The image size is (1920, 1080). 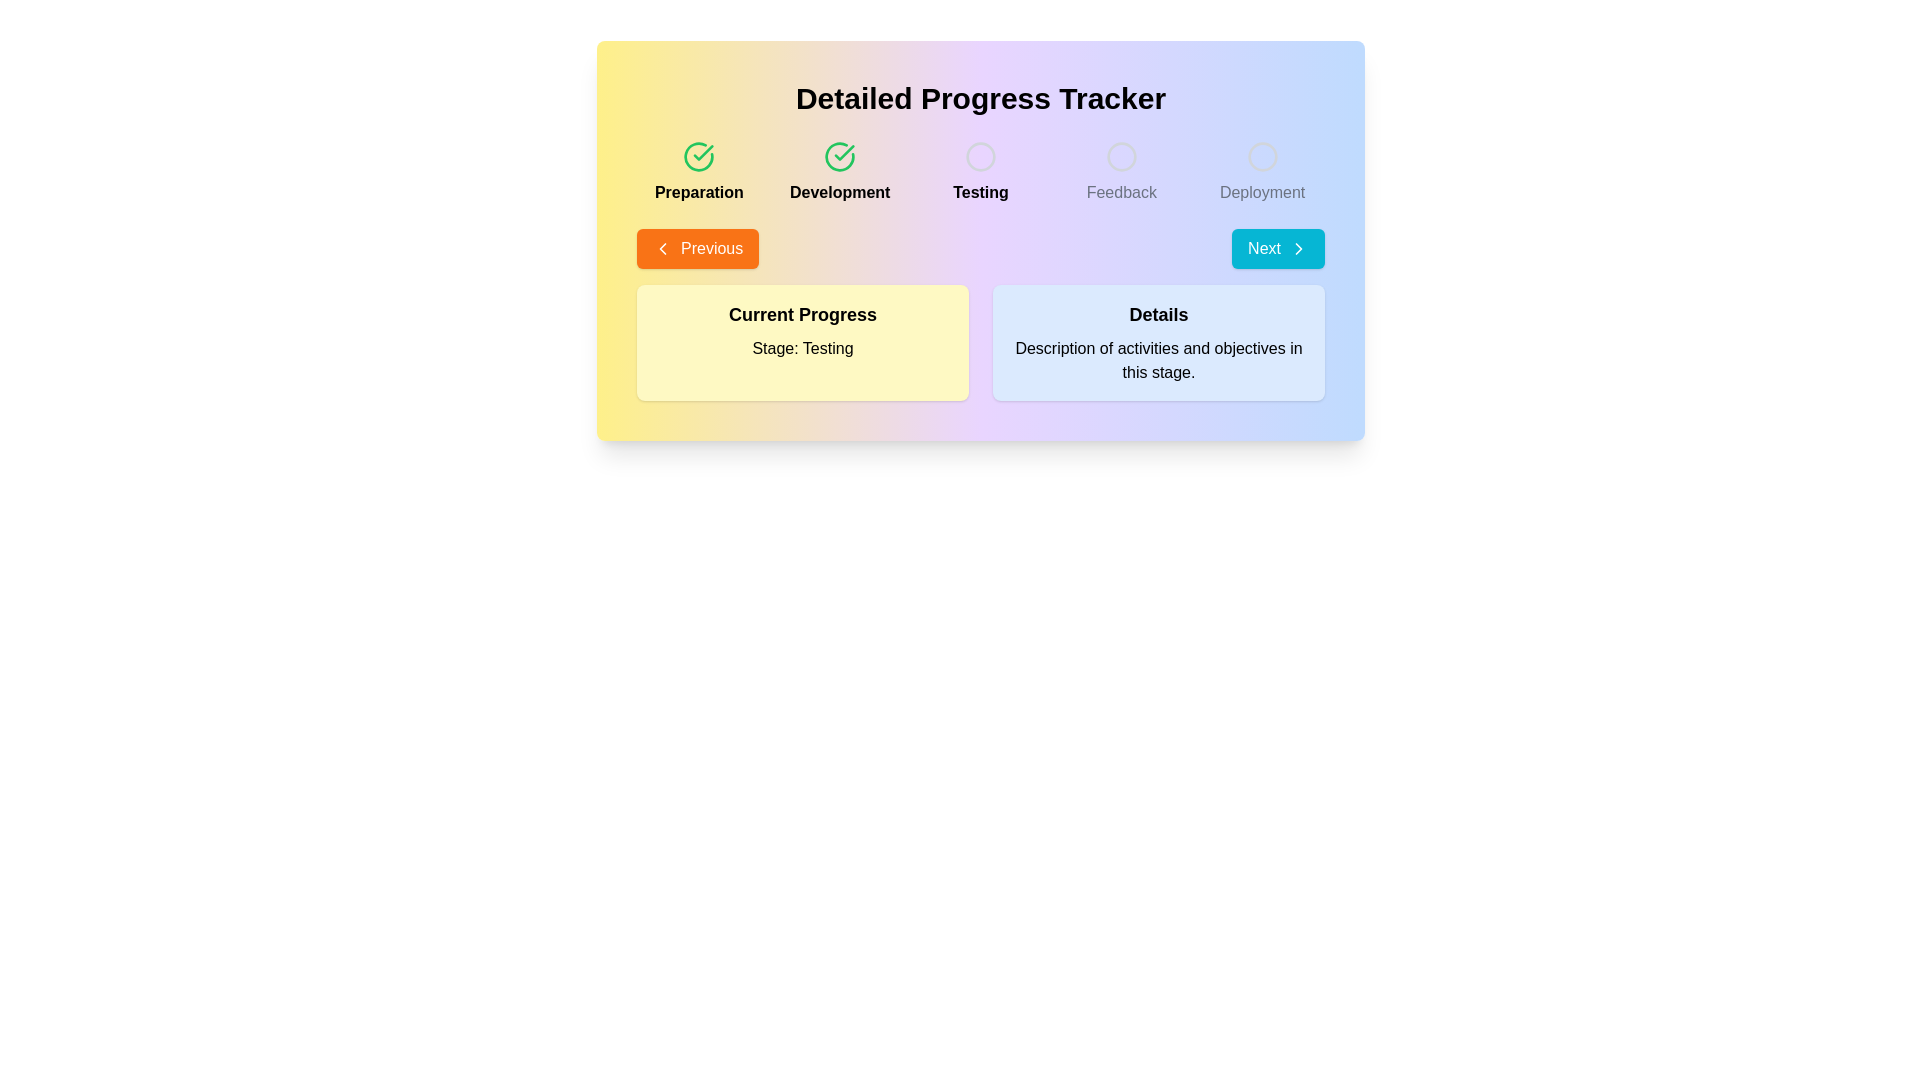 What do you see at coordinates (1261, 192) in the screenshot?
I see `the 'Deployment' text label, which is the third label in the progress tracker milestones, styled in gray font and located near the top-right, below the unselected circular icon` at bounding box center [1261, 192].